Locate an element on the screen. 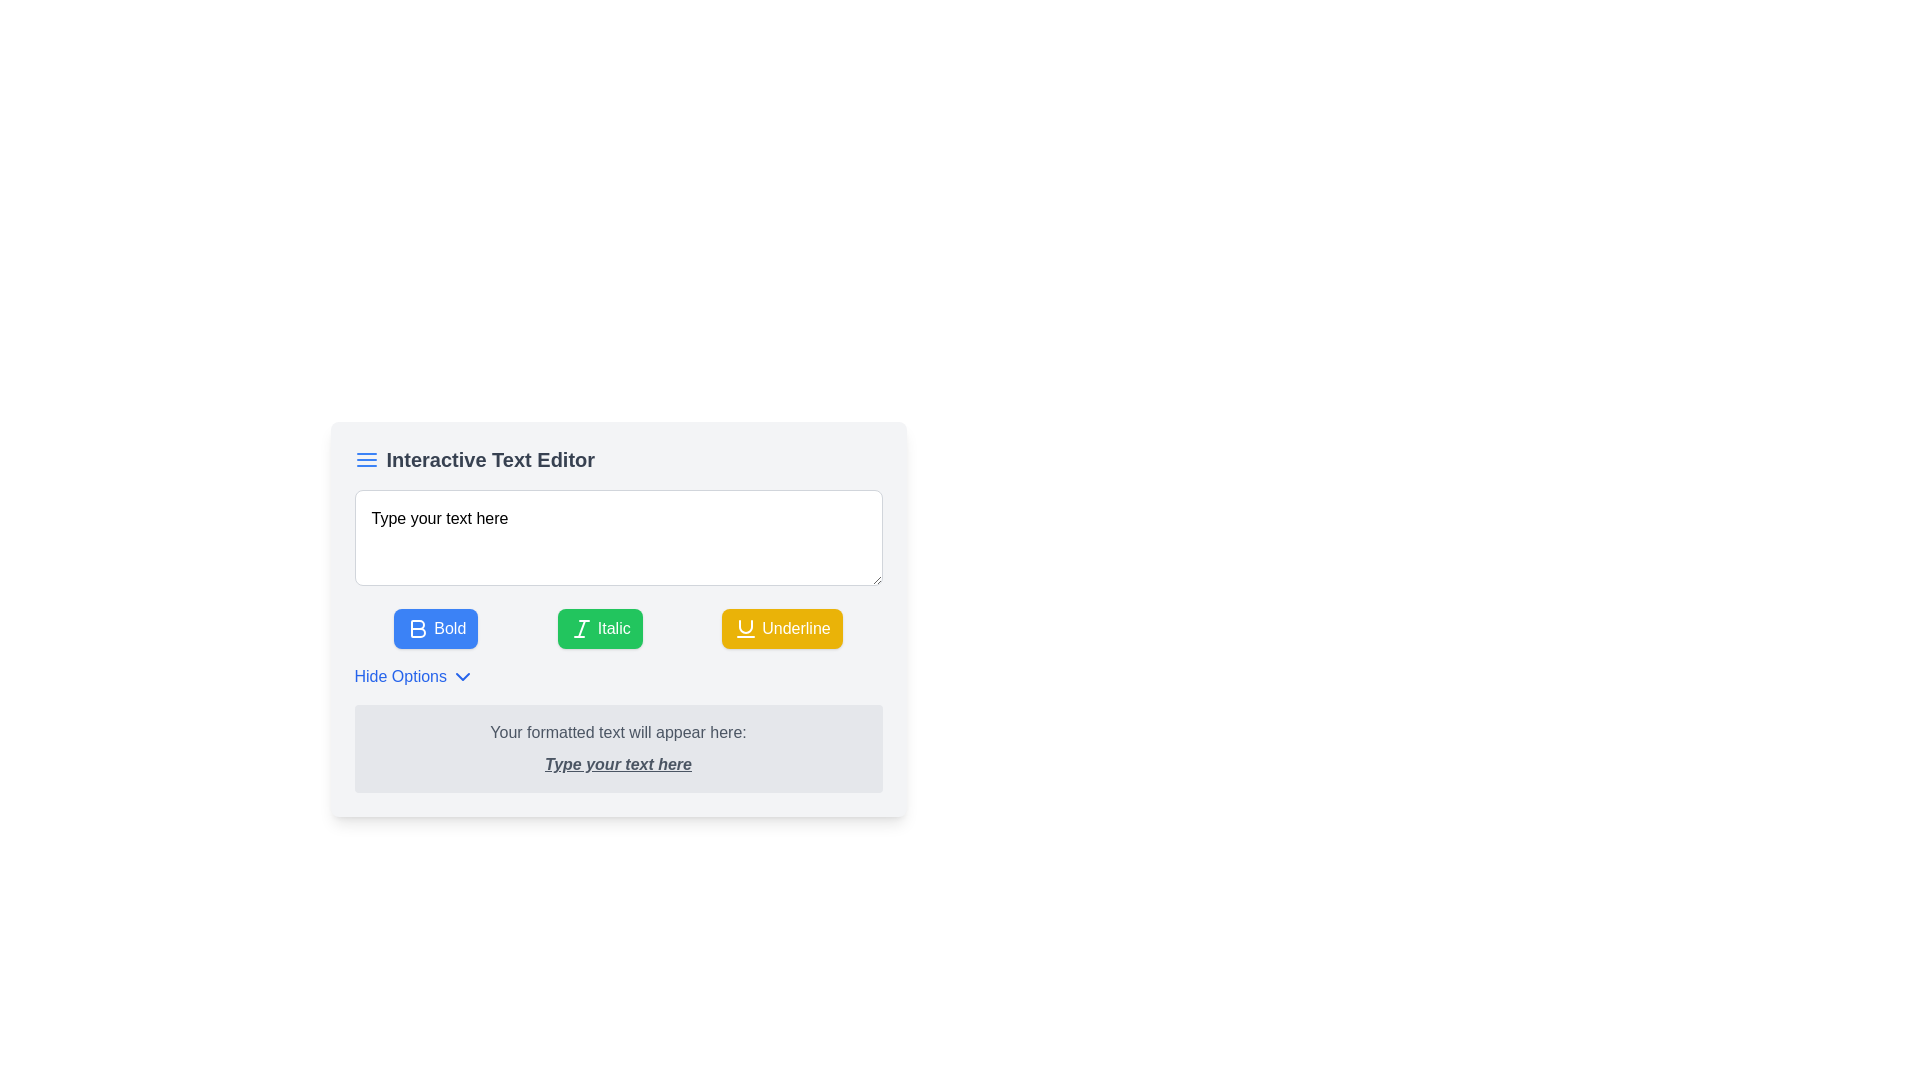 Image resolution: width=1920 pixels, height=1080 pixels. displayed text from the Label or Display Box located at the bottom of the 'Interactive Text Editor' card, which shows formatted user input is located at coordinates (617, 748).